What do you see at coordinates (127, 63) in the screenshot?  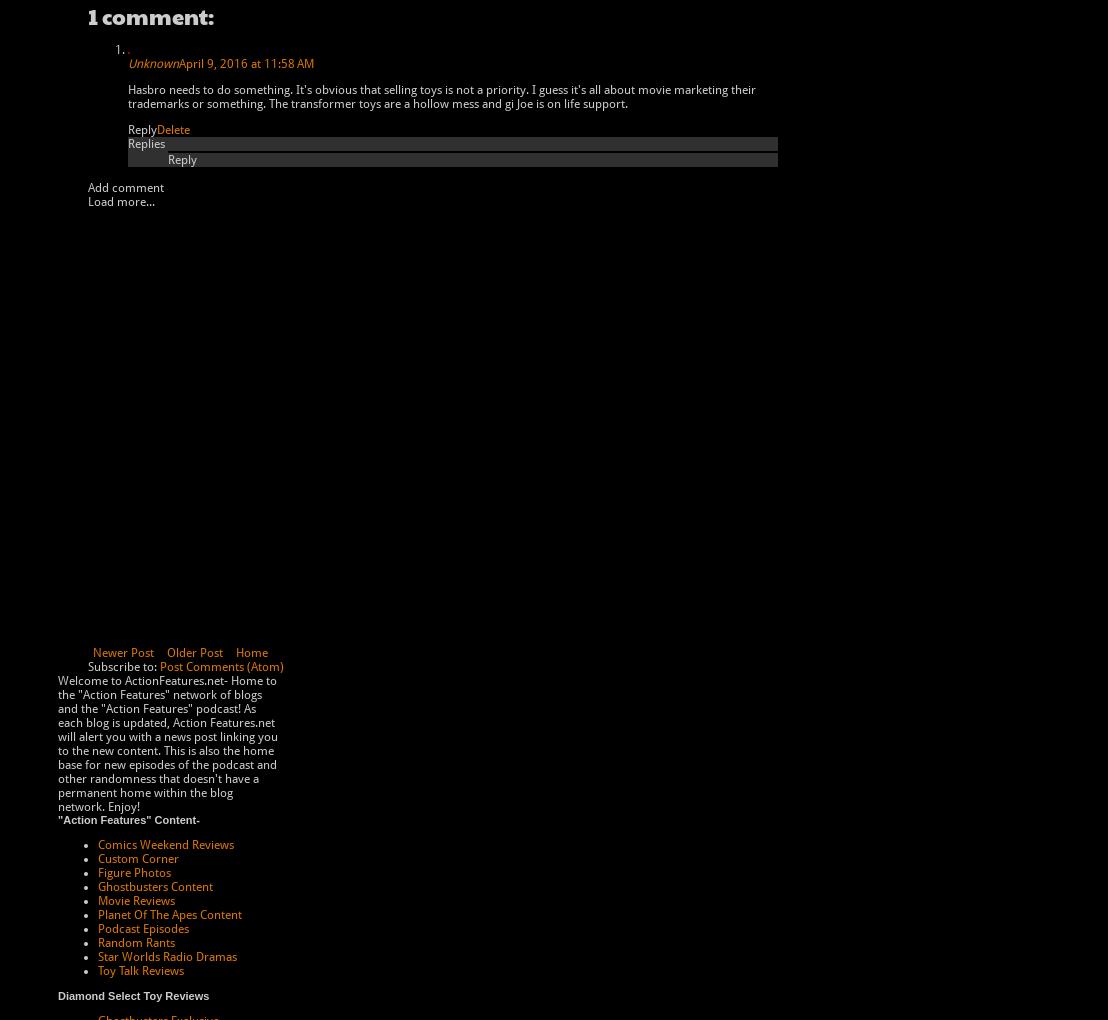 I see `'Unknown'` at bounding box center [127, 63].